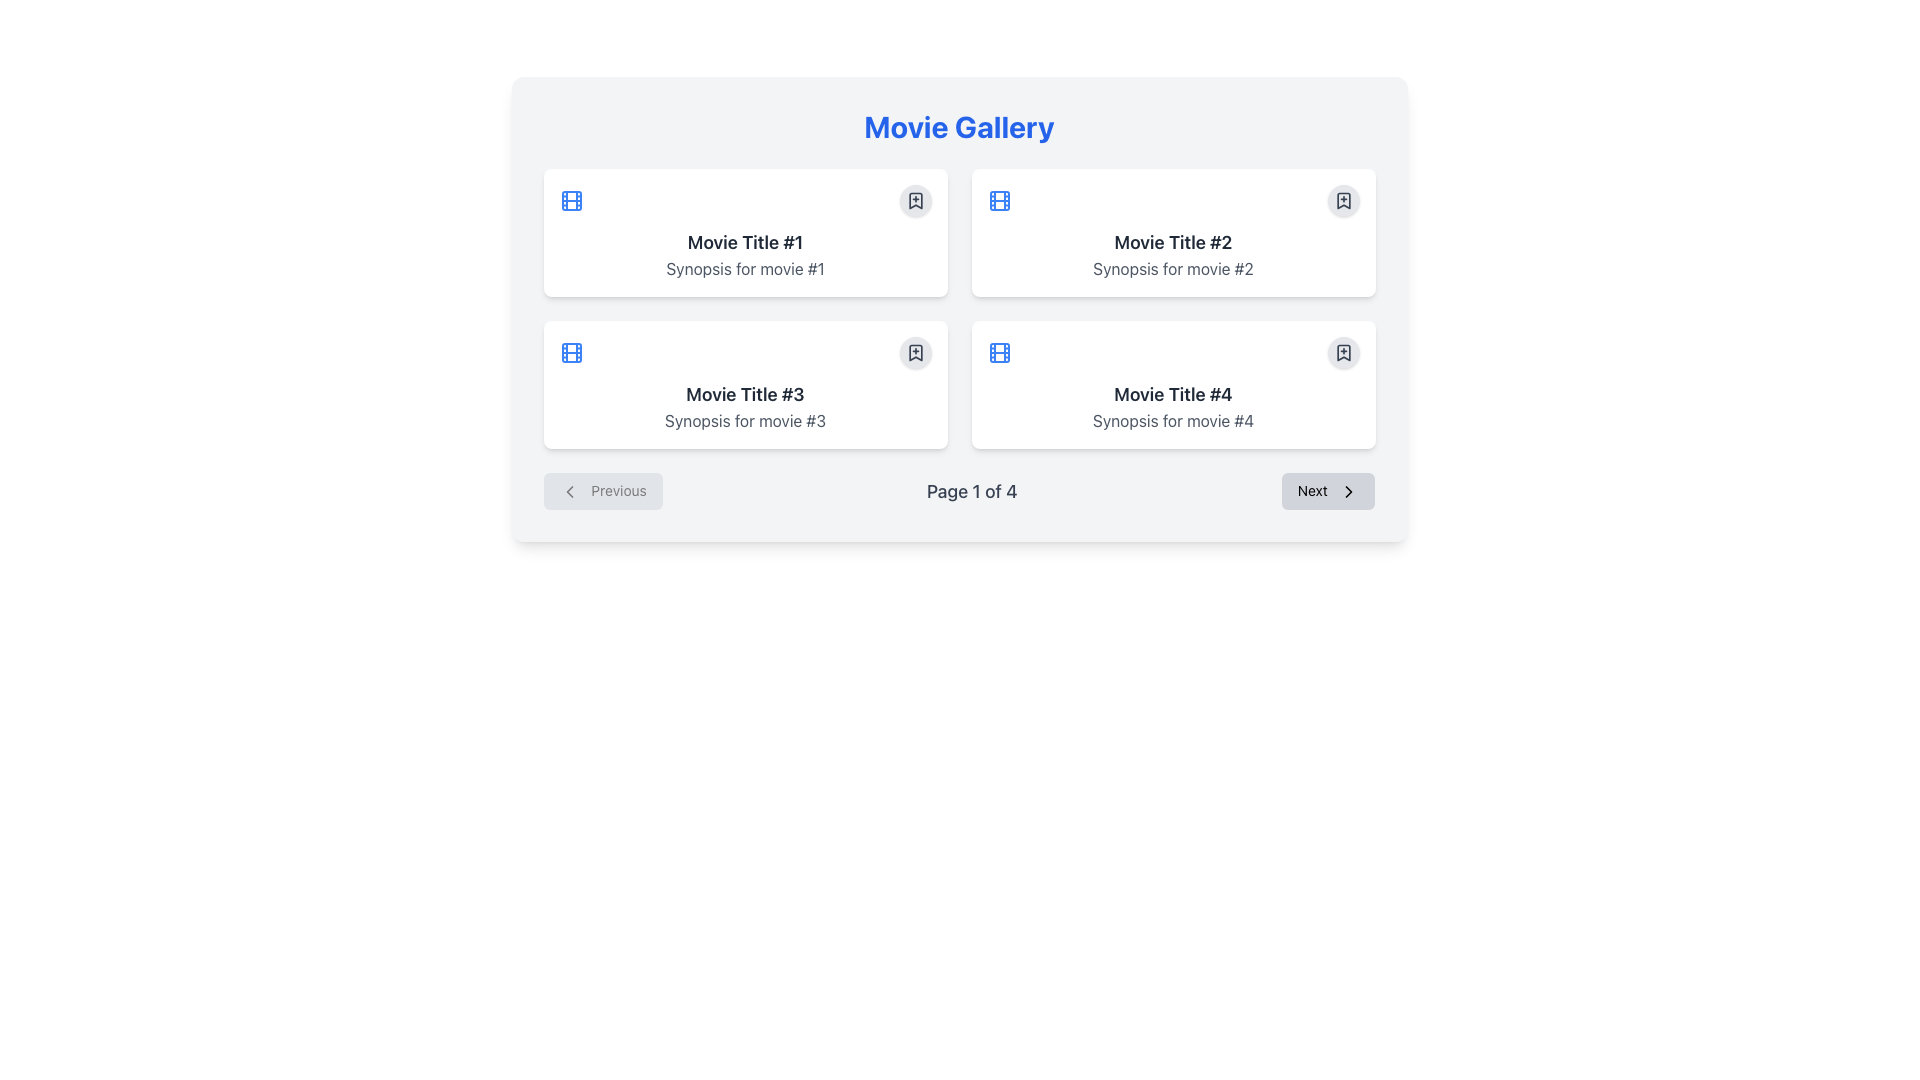 The width and height of the screenshot is (1920, 1080). Describe the element at coordinates (1343, 200) in the screenshot. I see `the bookmark icon in the top-right corner of the 'Movie Title #2' card to mark the movie for later reference` at that location.